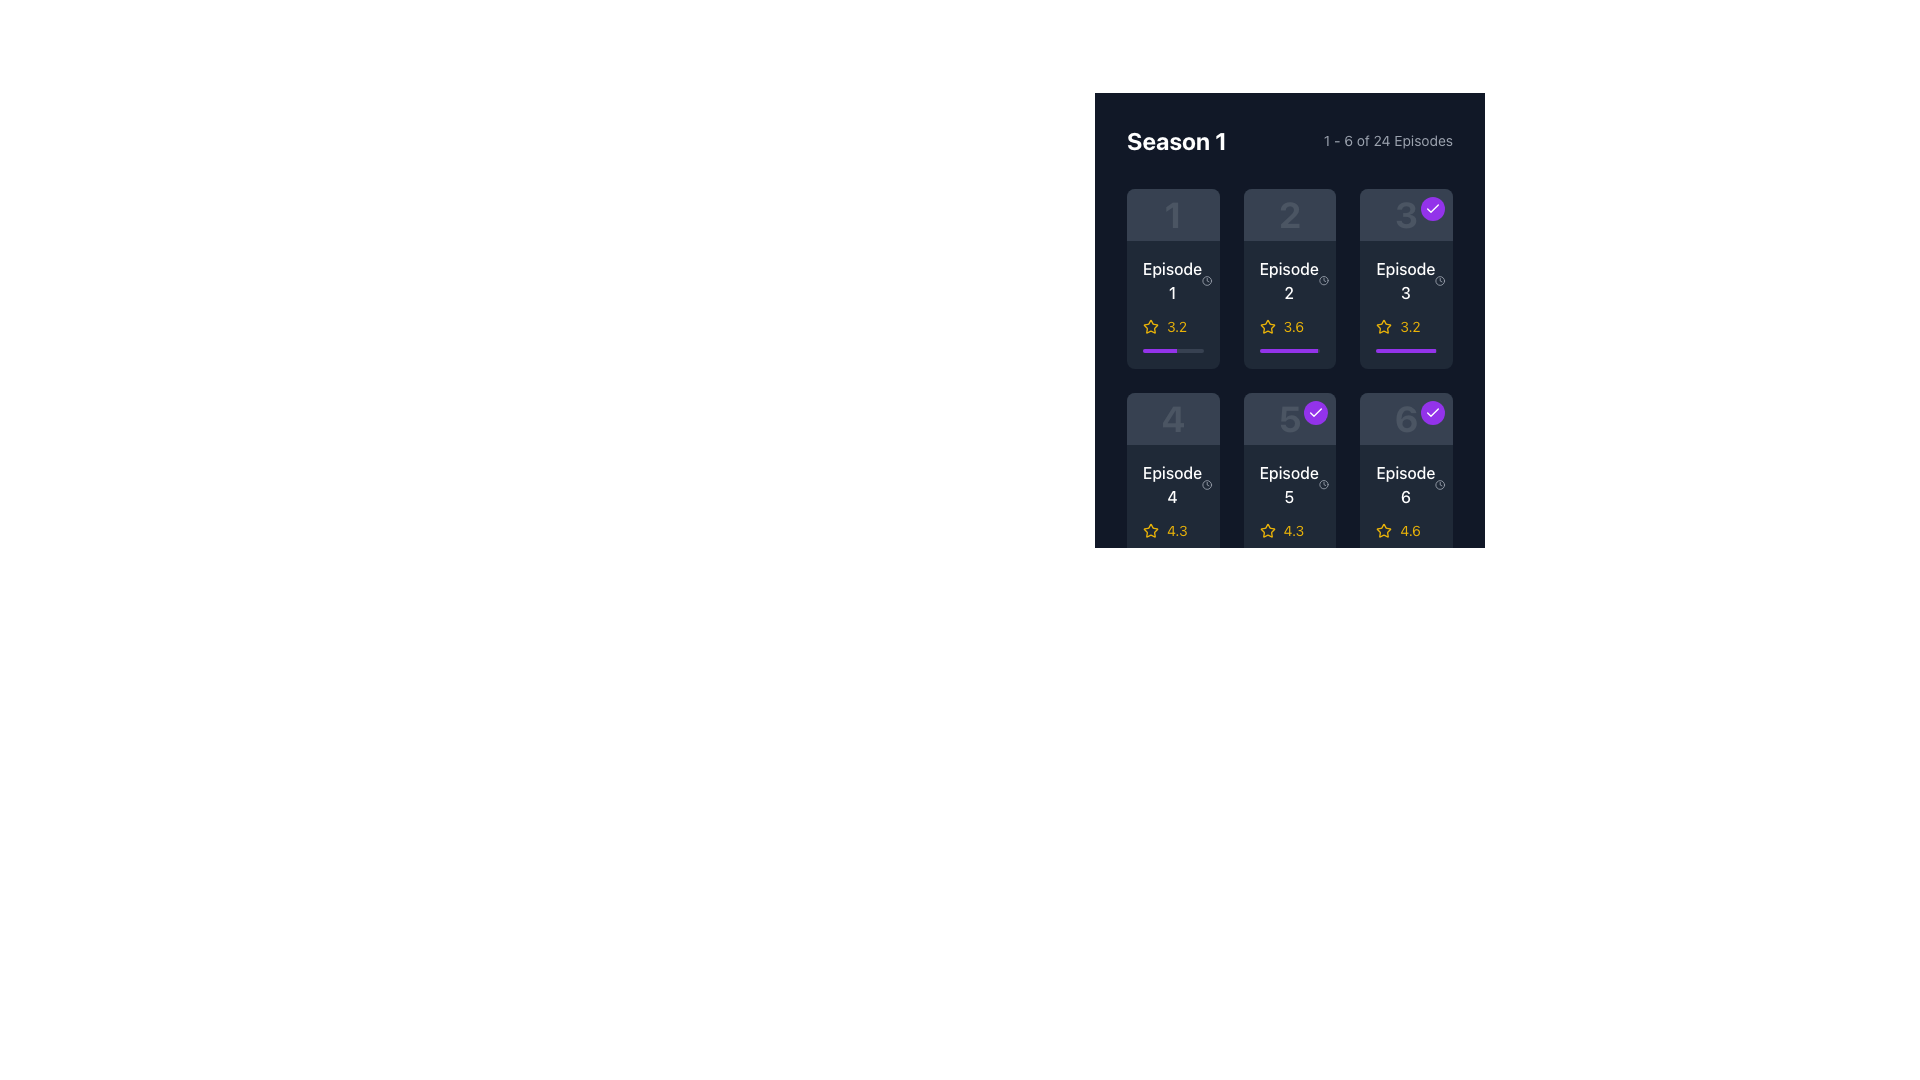 This screenshot has height=1080, width=1920. What do you see at coordinates (1173, 508) in the screenshot?
I see `the fourth episode item box in the grid layout under the 'Season 1' section` at bounding box center [1173, 508].